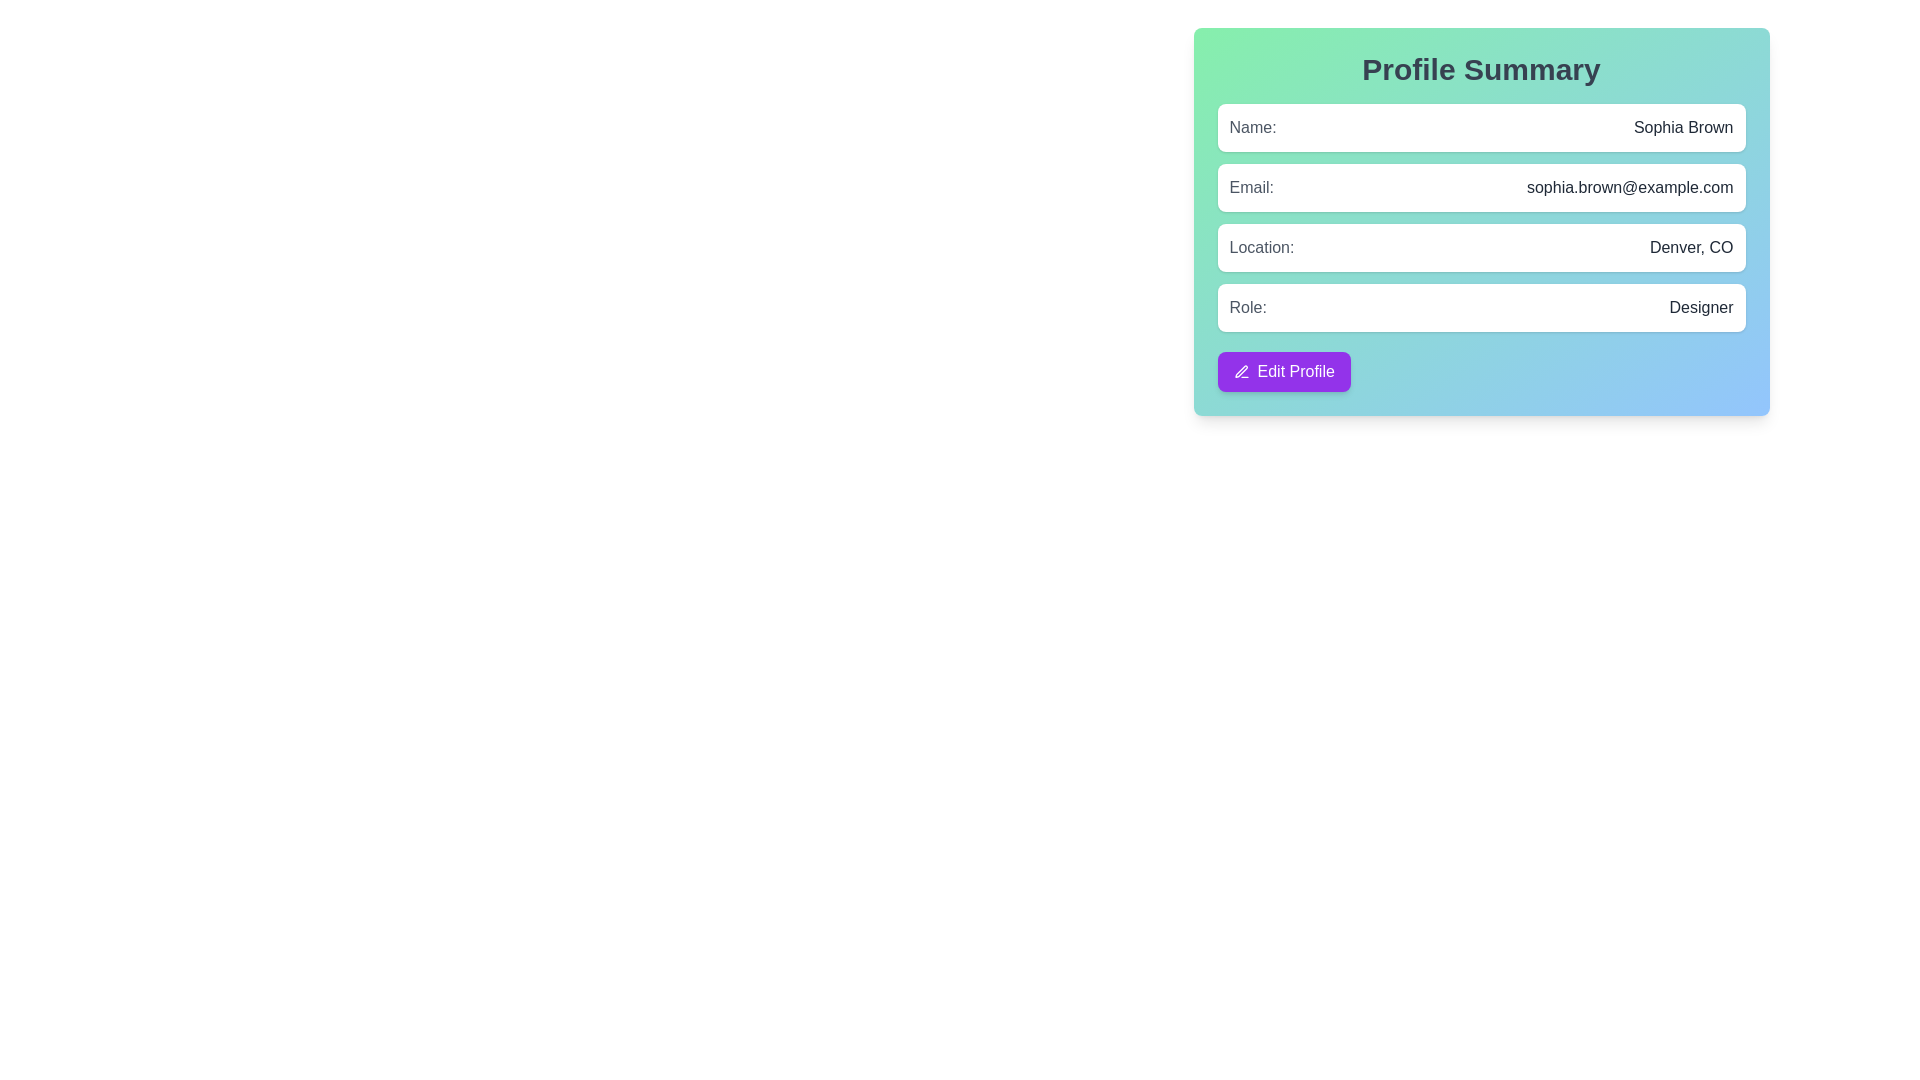  Describe the element at coordinates (1261, 246) in the screenshot. I see `the 'Location' label in the 'Profile Summary' panel, which indicates the purpose of the accompanying data ('Denver, CO')` at that location.